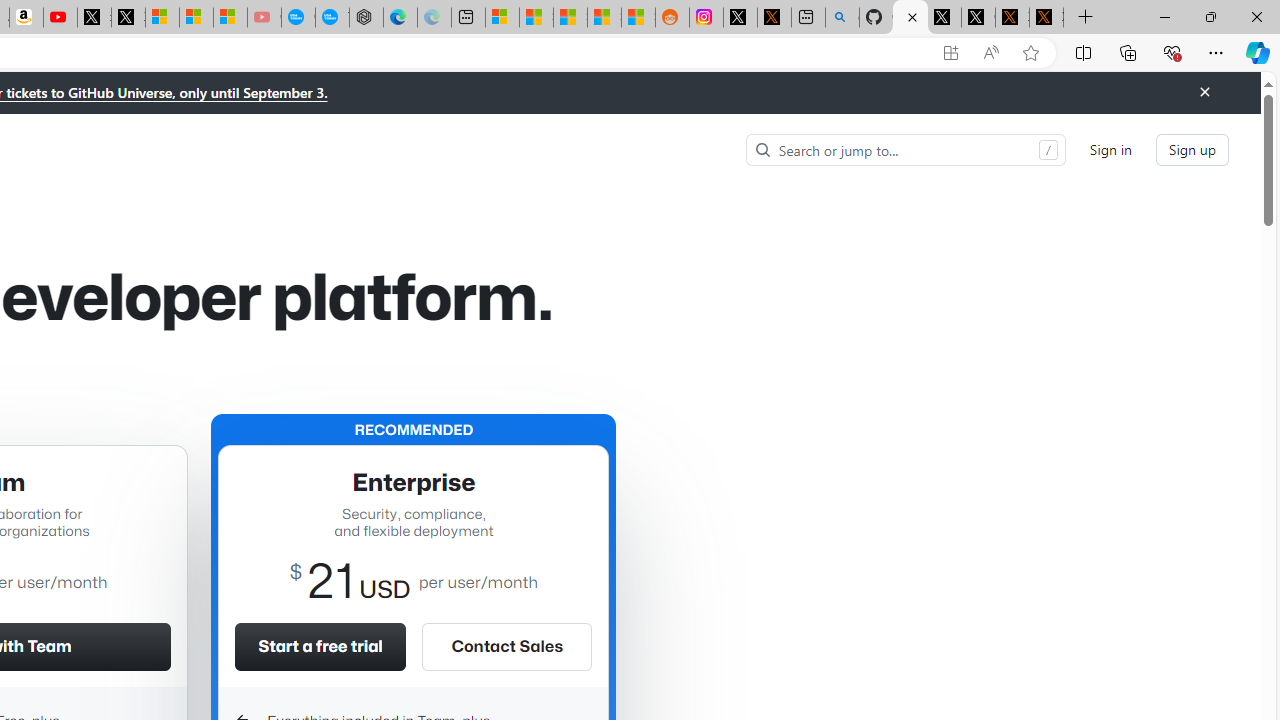 The width and height of the screenshot is (1280, 720). What do you see at coordinates (506, 646) in the screenshot?
I see `'Contact Sales'` at bounding box center [506, 646].